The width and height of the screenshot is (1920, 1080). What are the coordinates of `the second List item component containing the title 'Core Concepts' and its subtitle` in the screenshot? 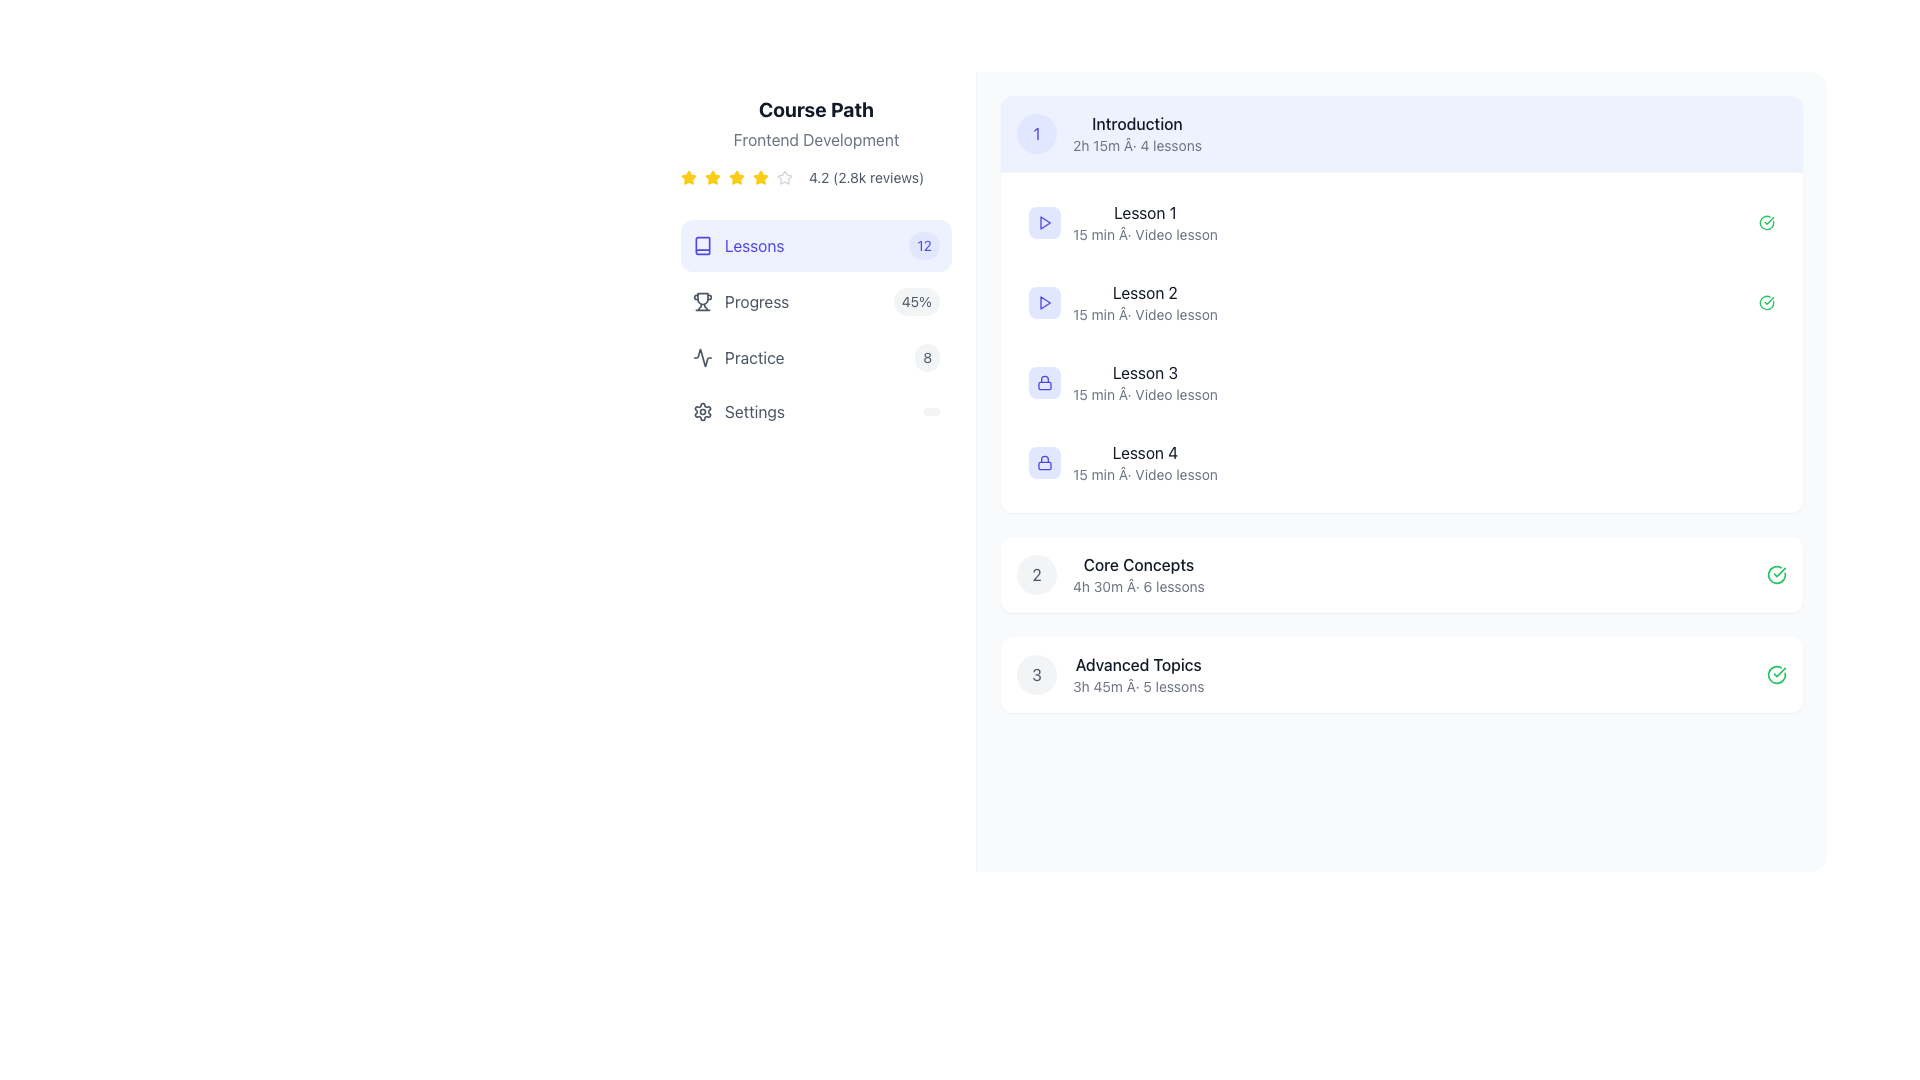 It's located at (1109, 574).